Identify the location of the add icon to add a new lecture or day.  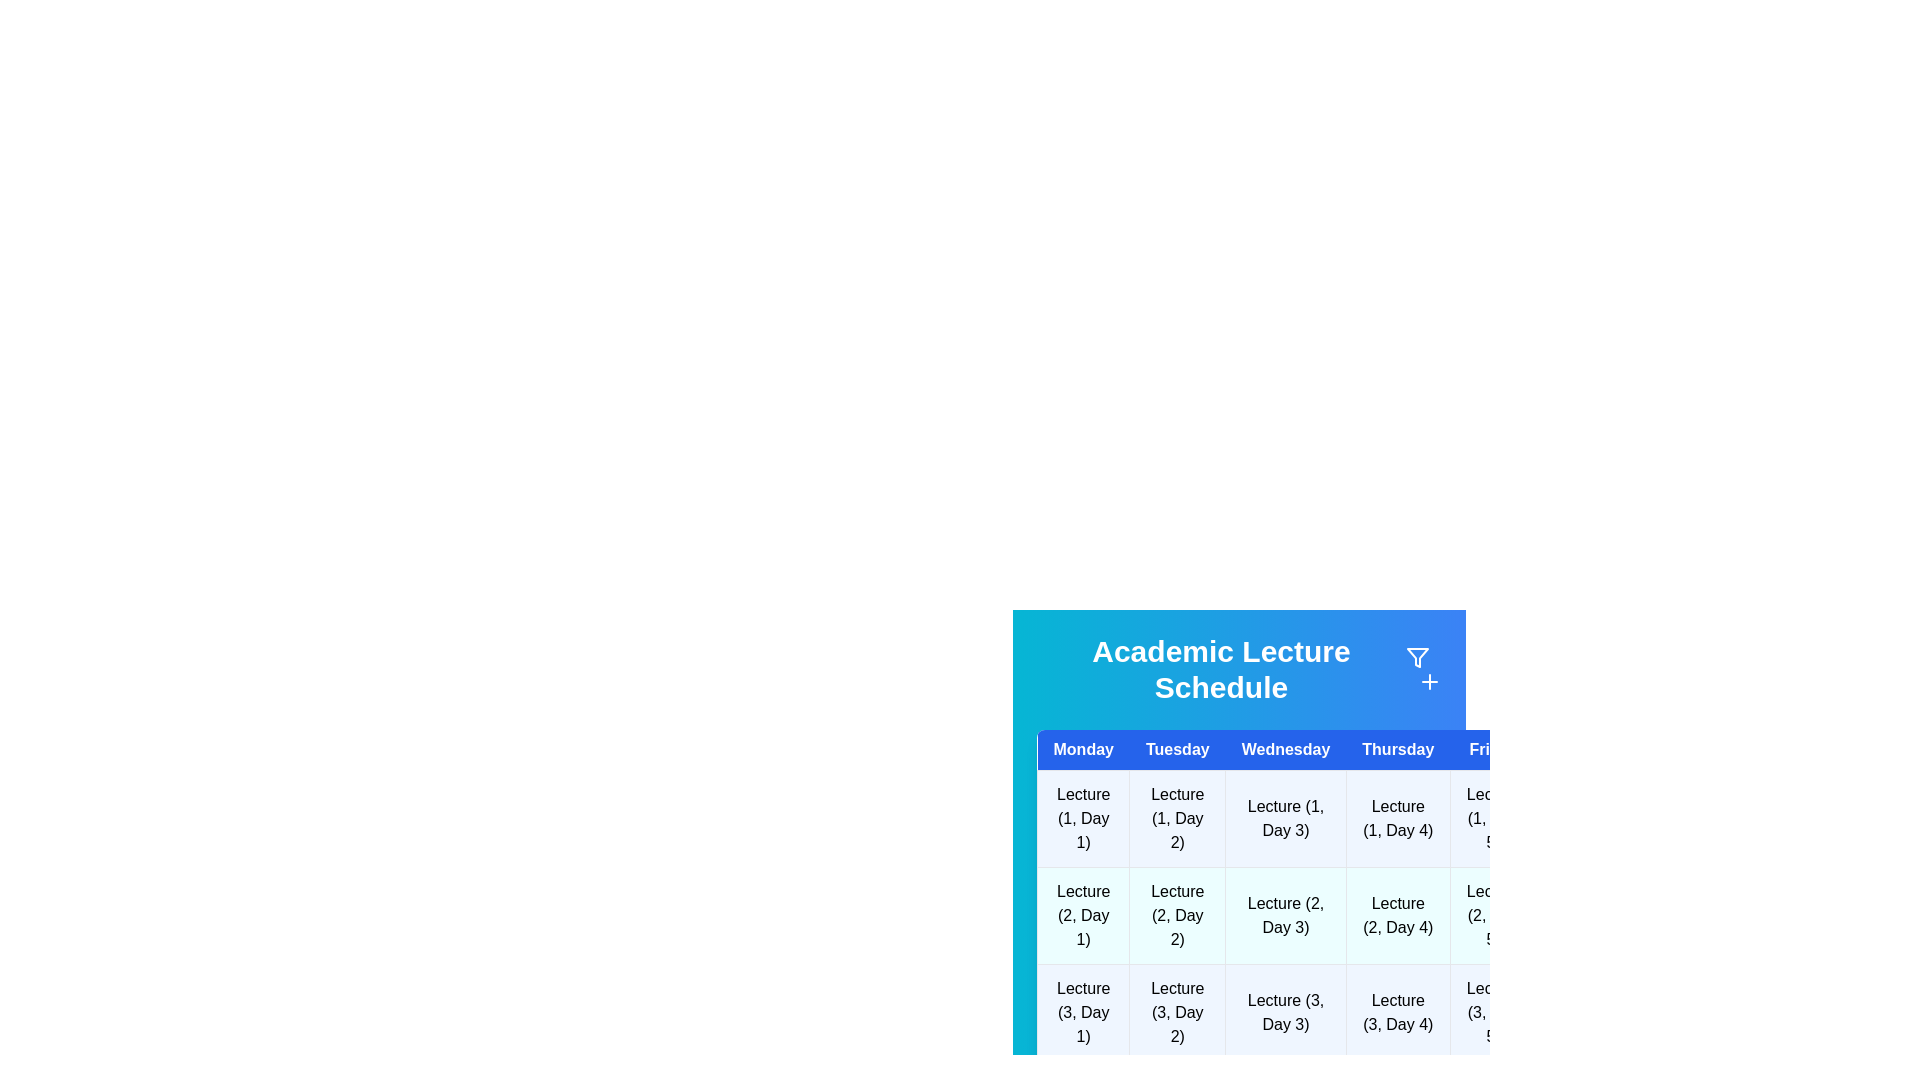
(1429, 681).